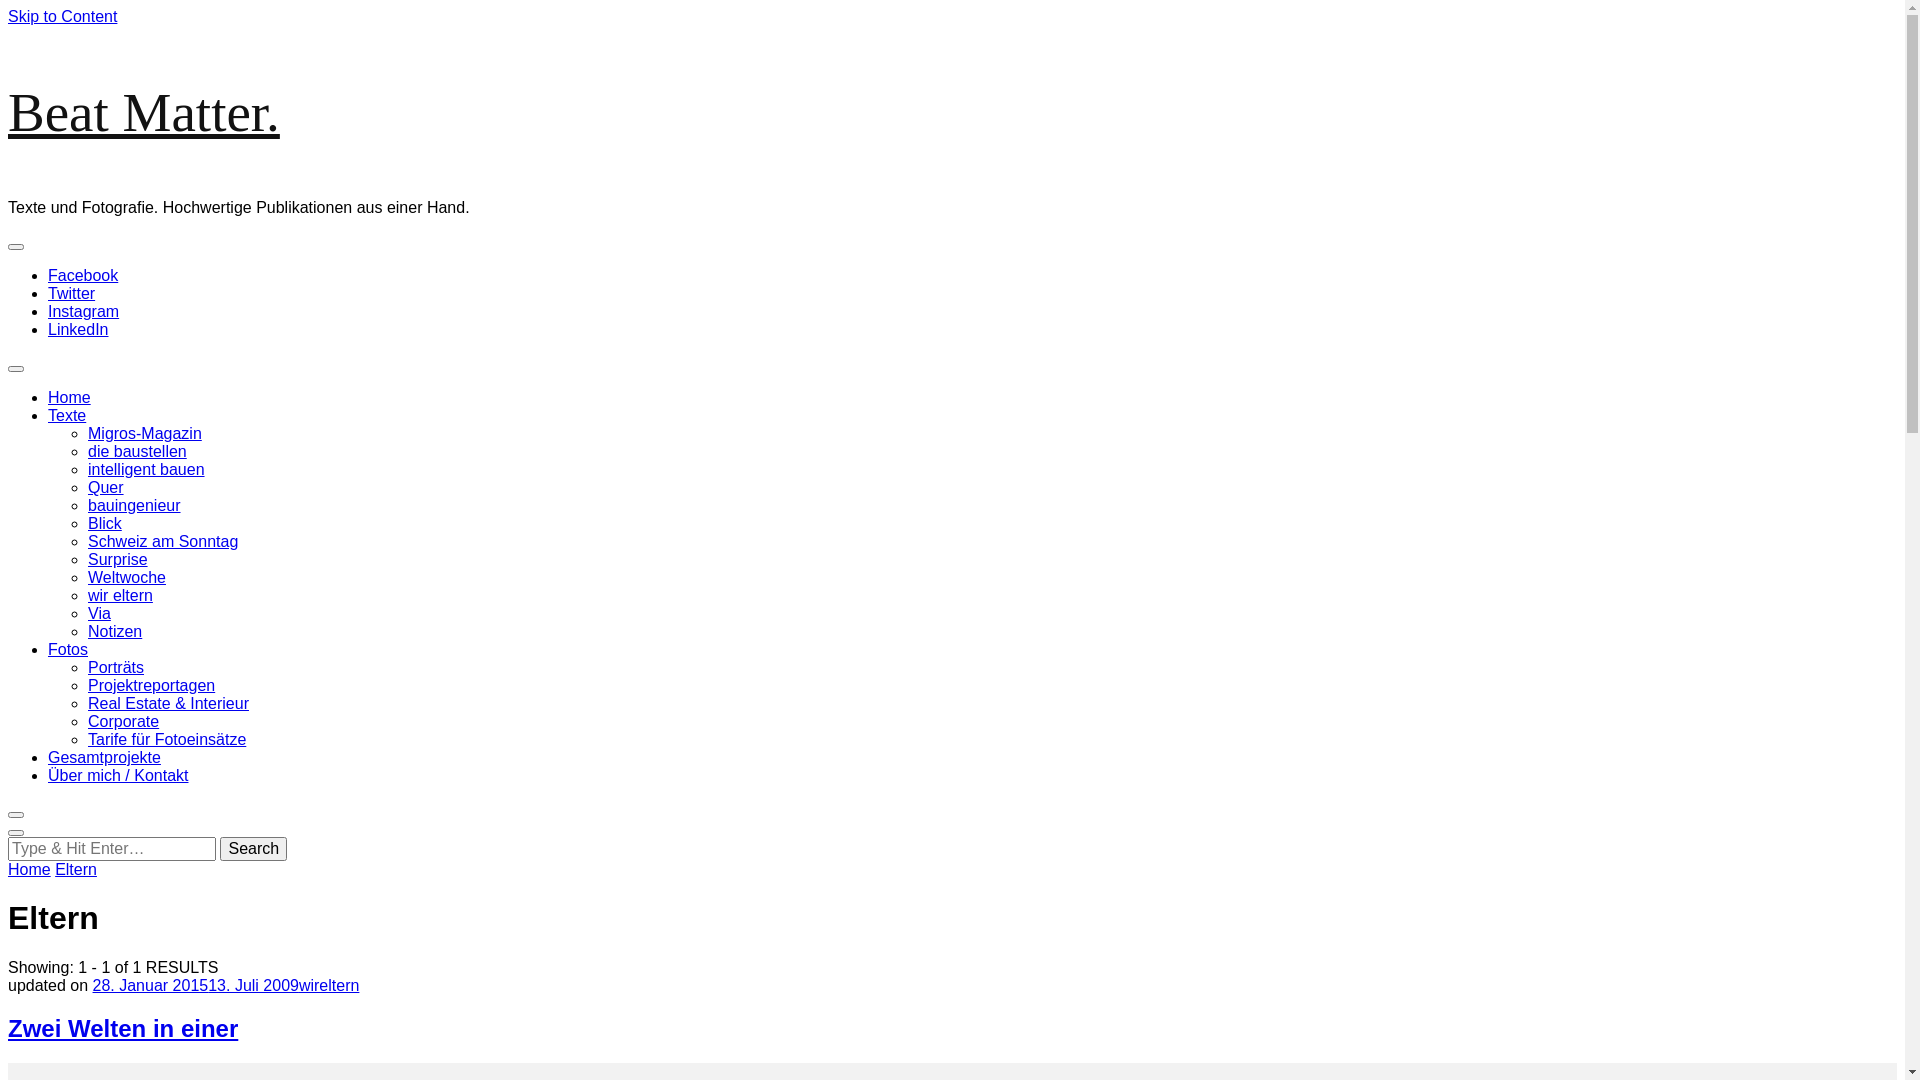 The image size is (1920, 1080). Describe the element at coordinates (91, 984) in the screenshot. I see `'28. Januar 201513. Juli 2009'` at that location.